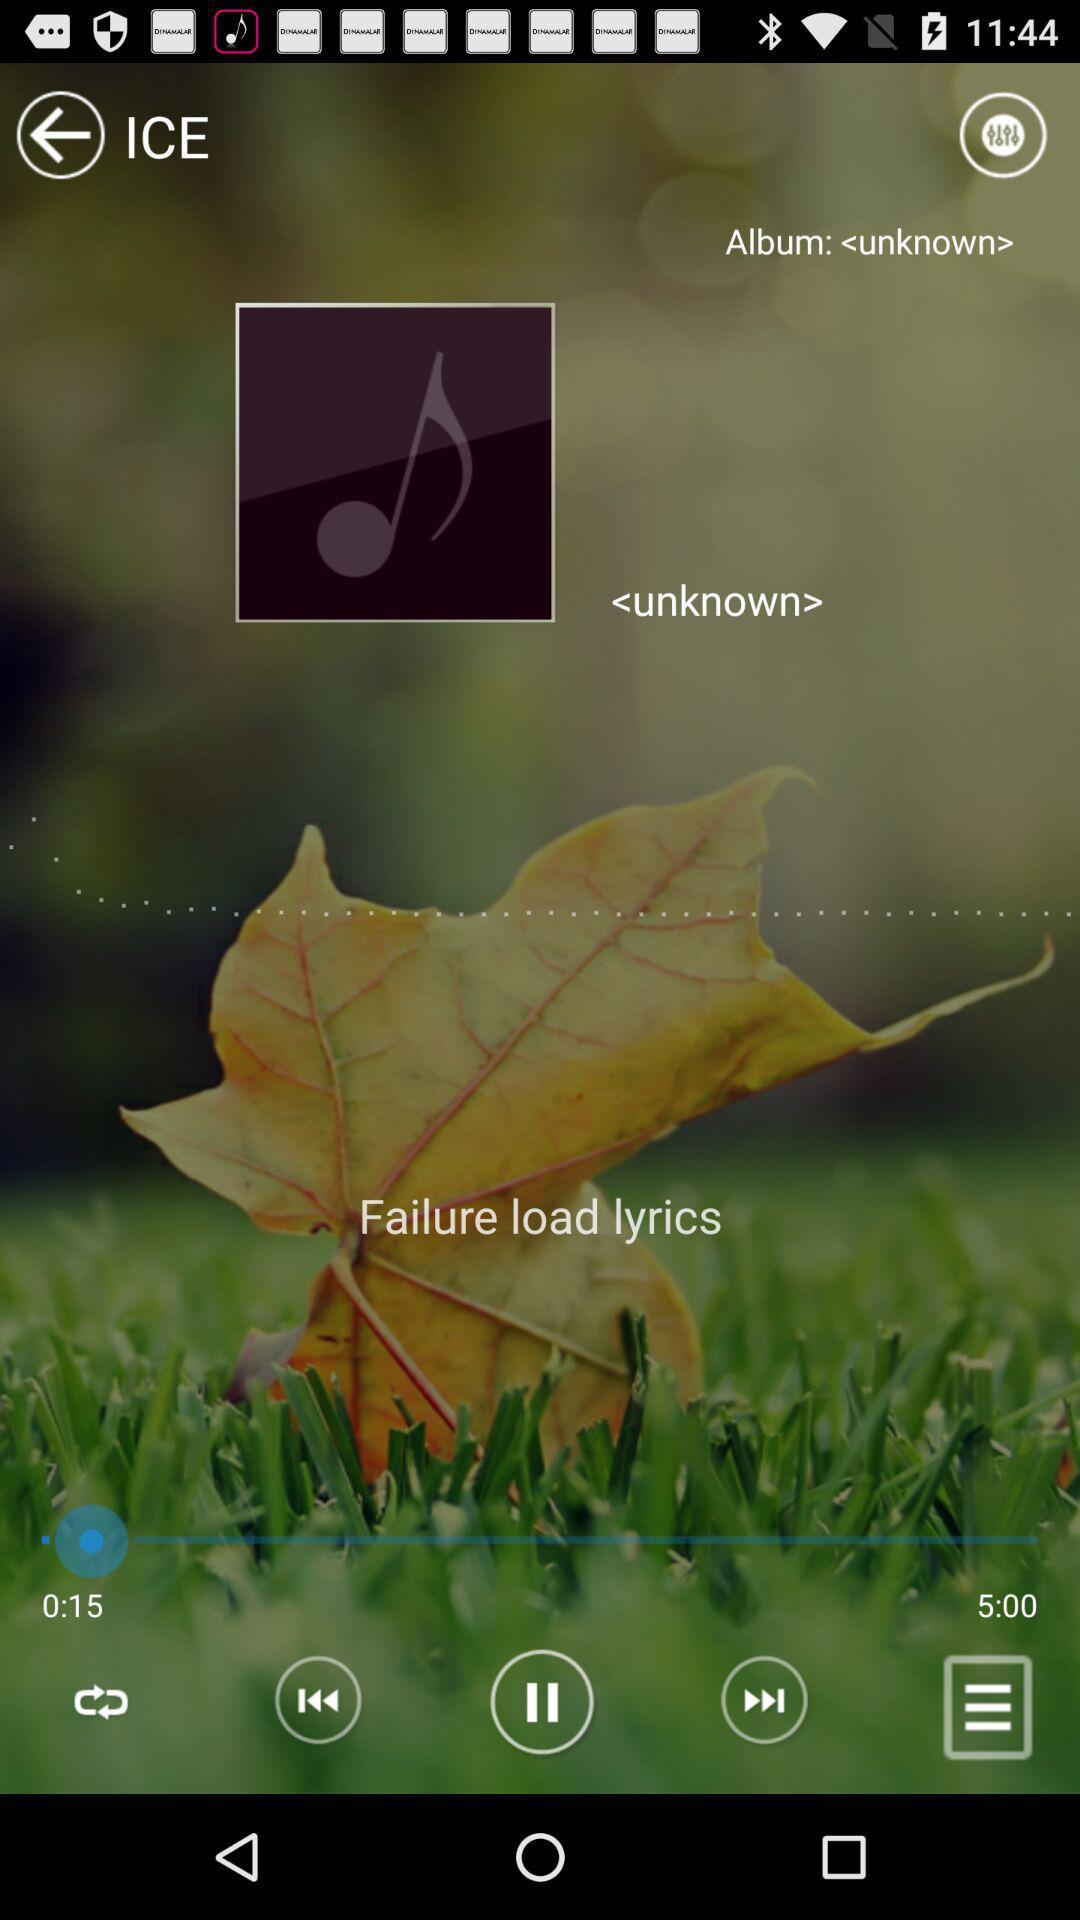 The width and height of the screenshot is (1080, 1920). I want to click on the sliders icon, so click(1003, 143).